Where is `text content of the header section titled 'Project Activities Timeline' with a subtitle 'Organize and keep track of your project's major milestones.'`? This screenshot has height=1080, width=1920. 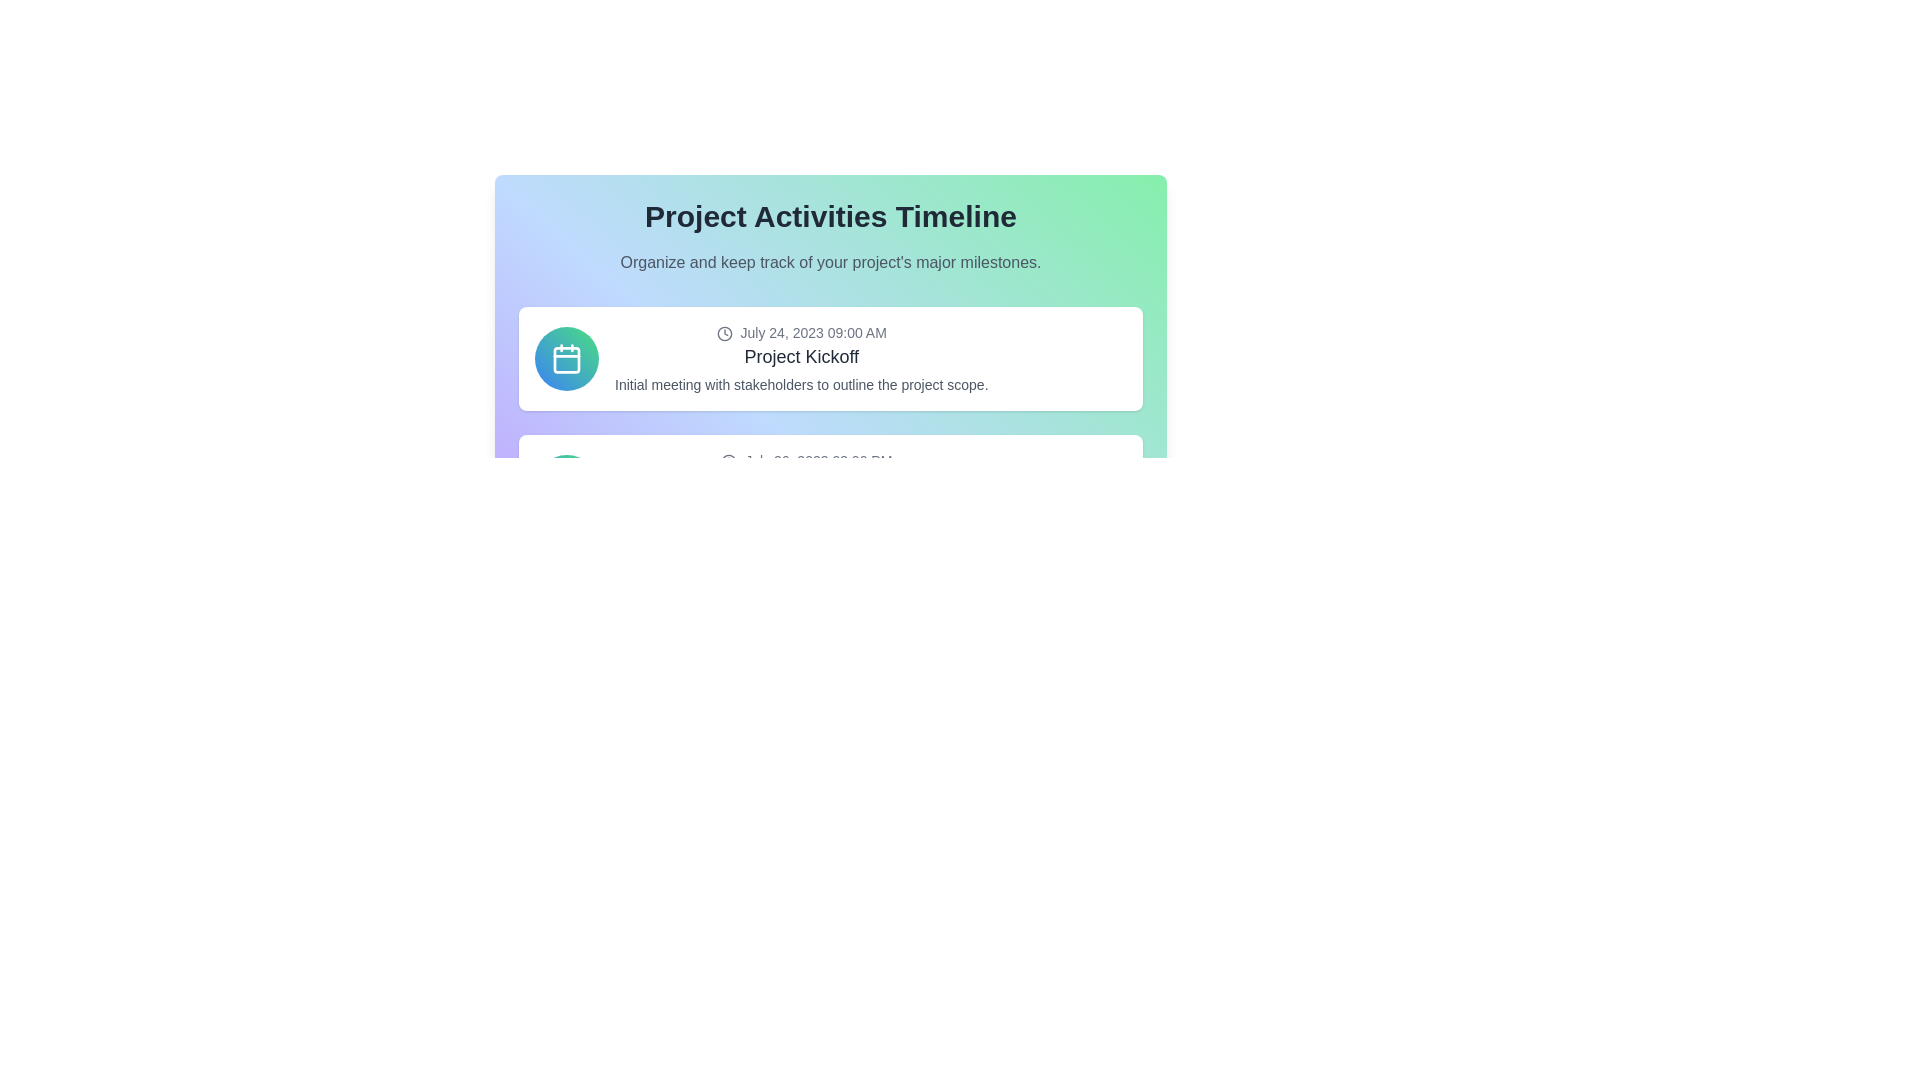 text content of the header section titled 'Project Activities Timeline' with a subtitle 'Organize and keep track of your project's major milestones.' is located at coordinates (830, 235).